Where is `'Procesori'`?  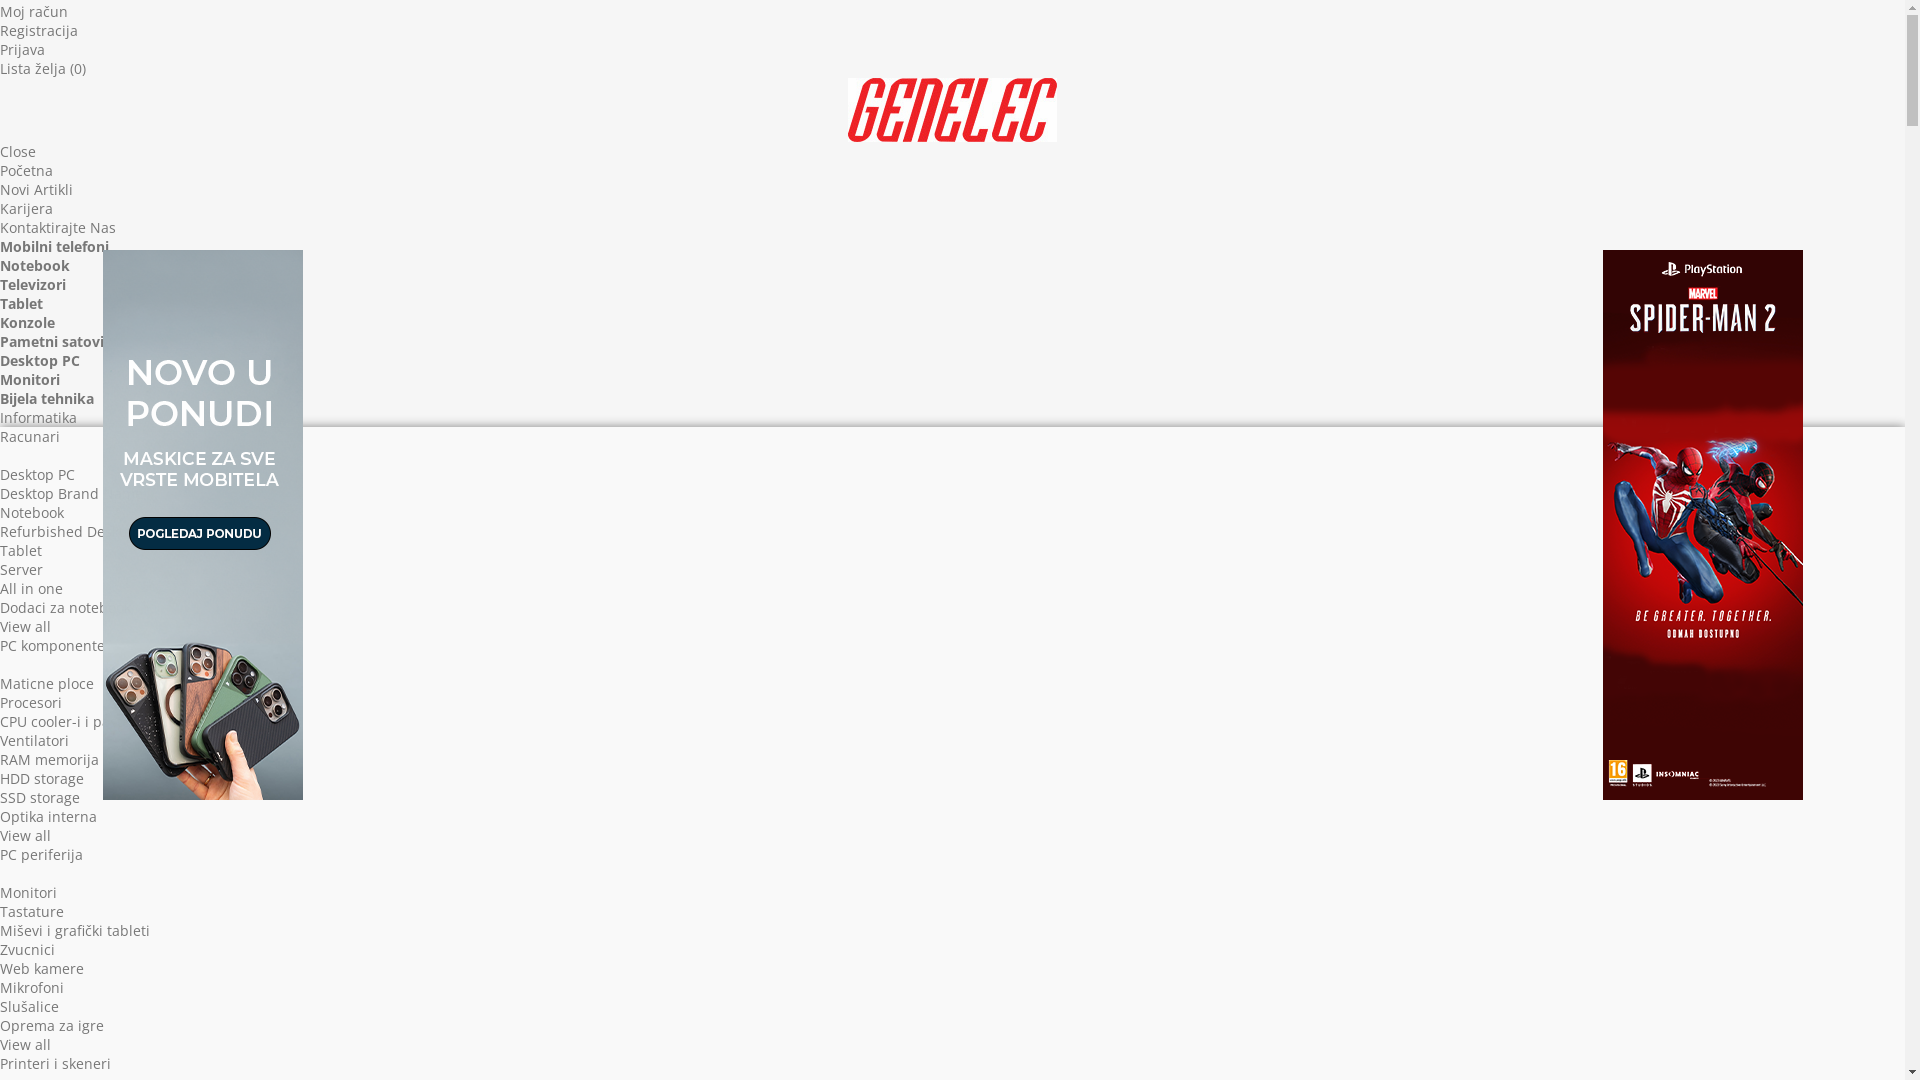
'Procesori' is located at coordinates (0, 701).